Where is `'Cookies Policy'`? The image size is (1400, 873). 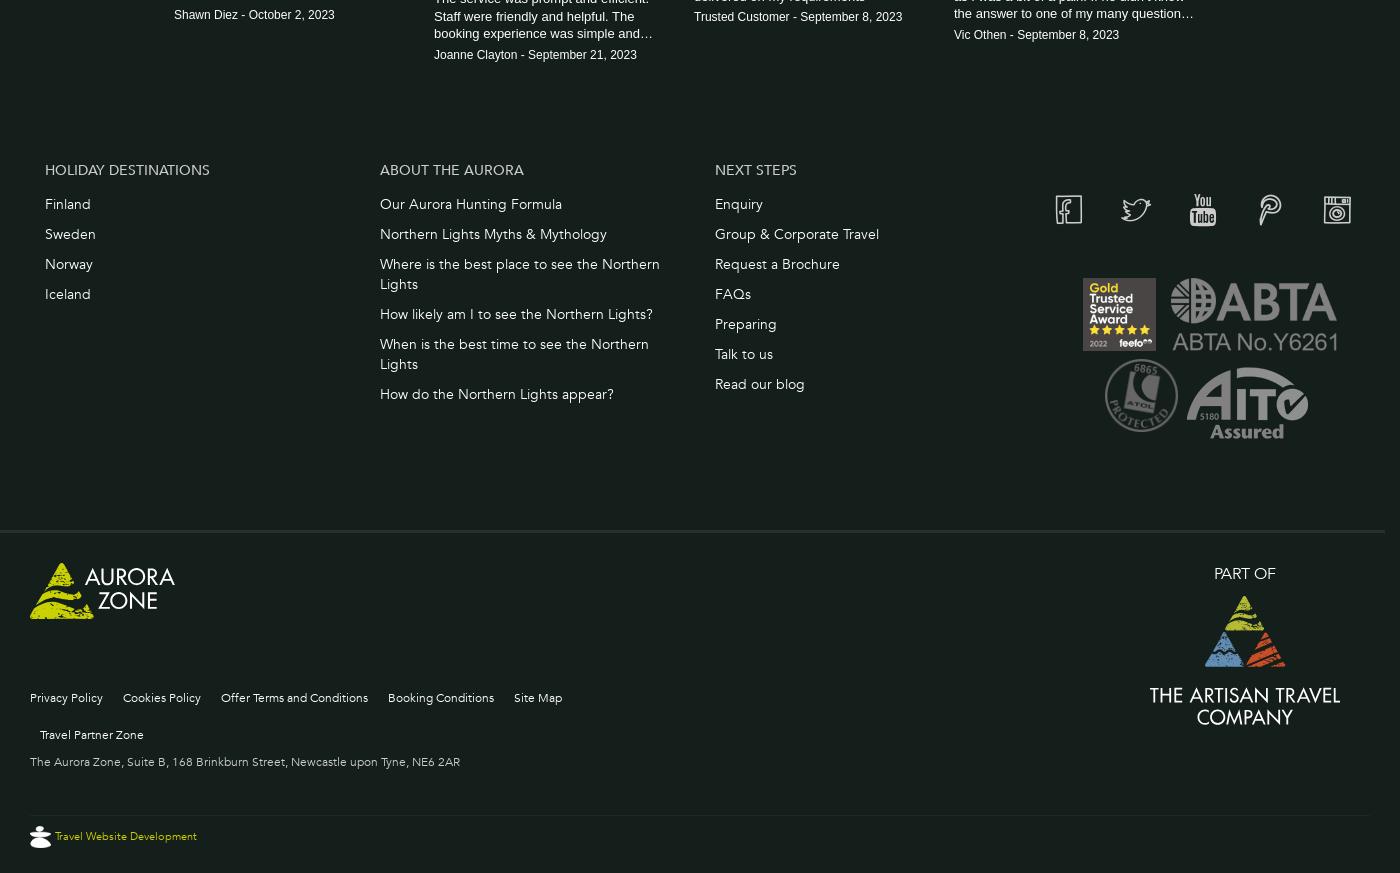 'Cookies Policy' is located at coordinates (161, 696).